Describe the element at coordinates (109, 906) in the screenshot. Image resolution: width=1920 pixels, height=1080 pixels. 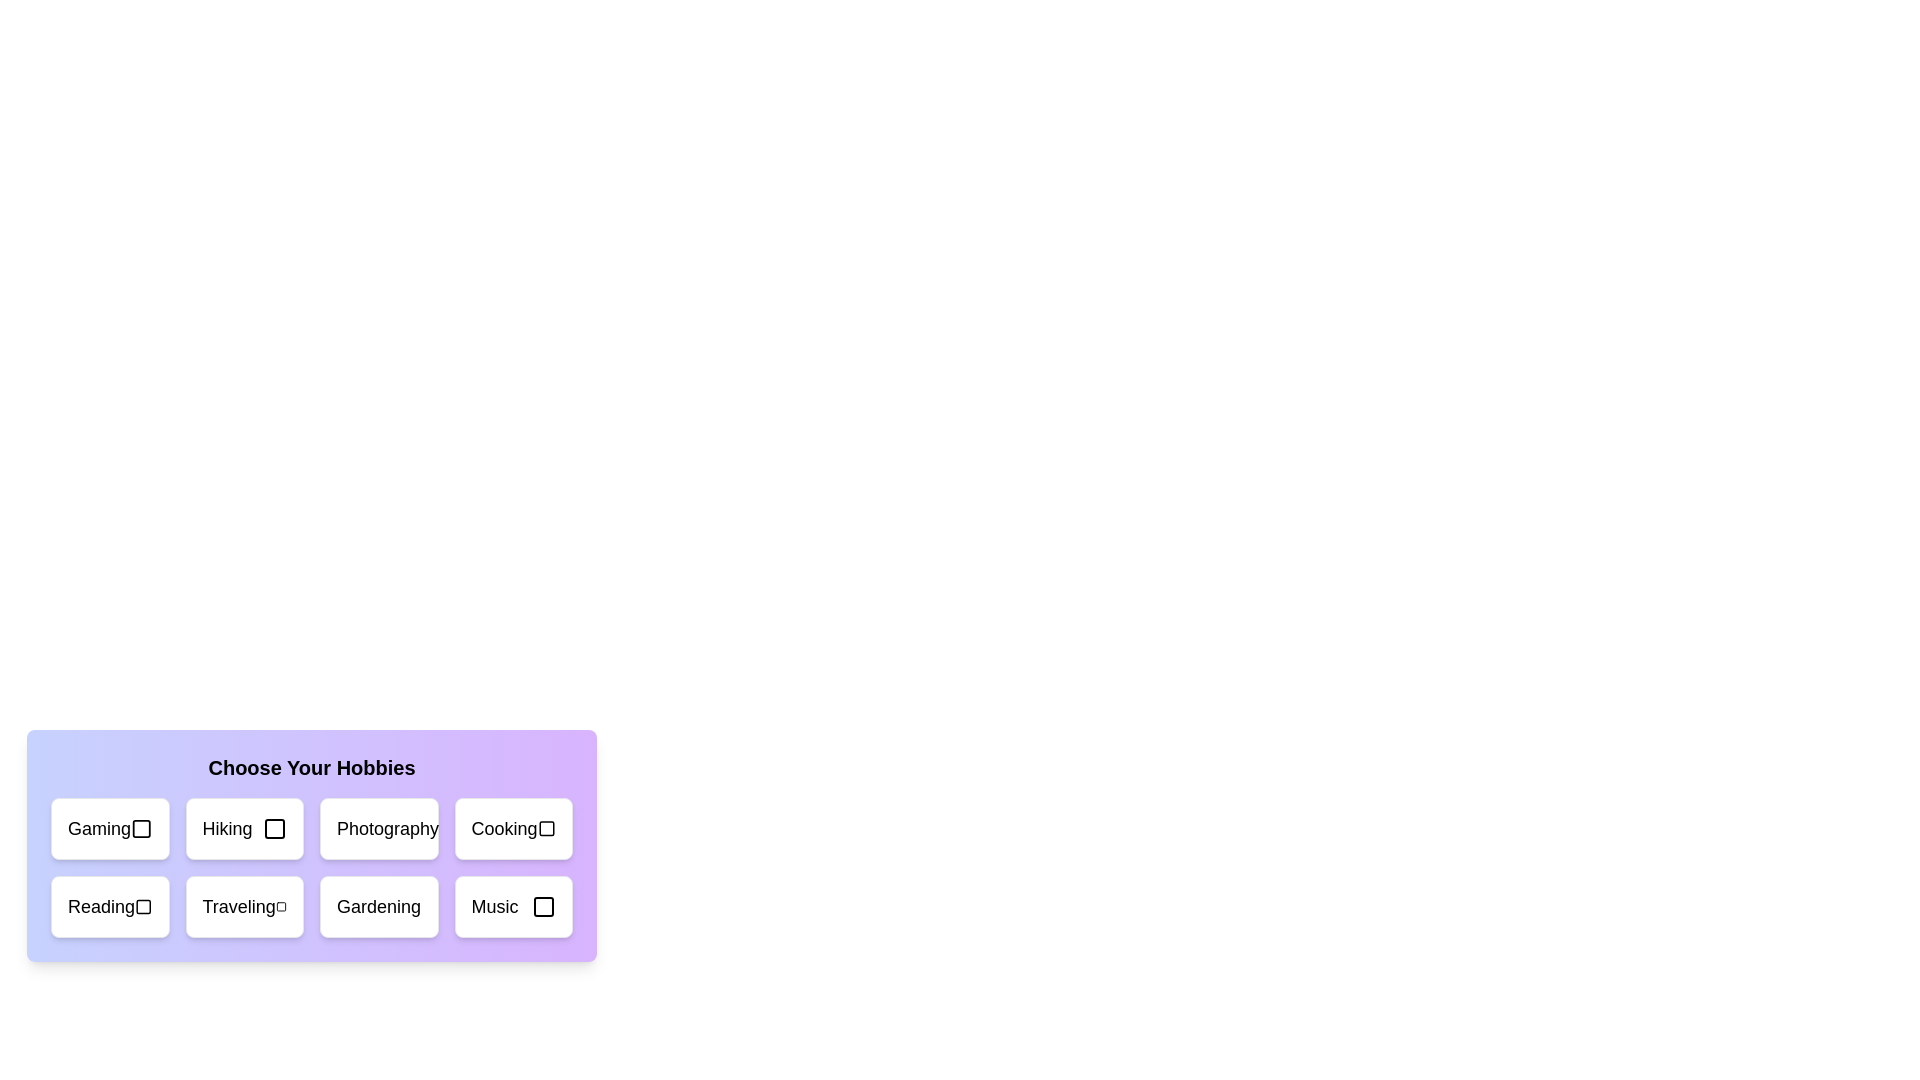
I see `the hobby card labeled 'Reading'` at that location.